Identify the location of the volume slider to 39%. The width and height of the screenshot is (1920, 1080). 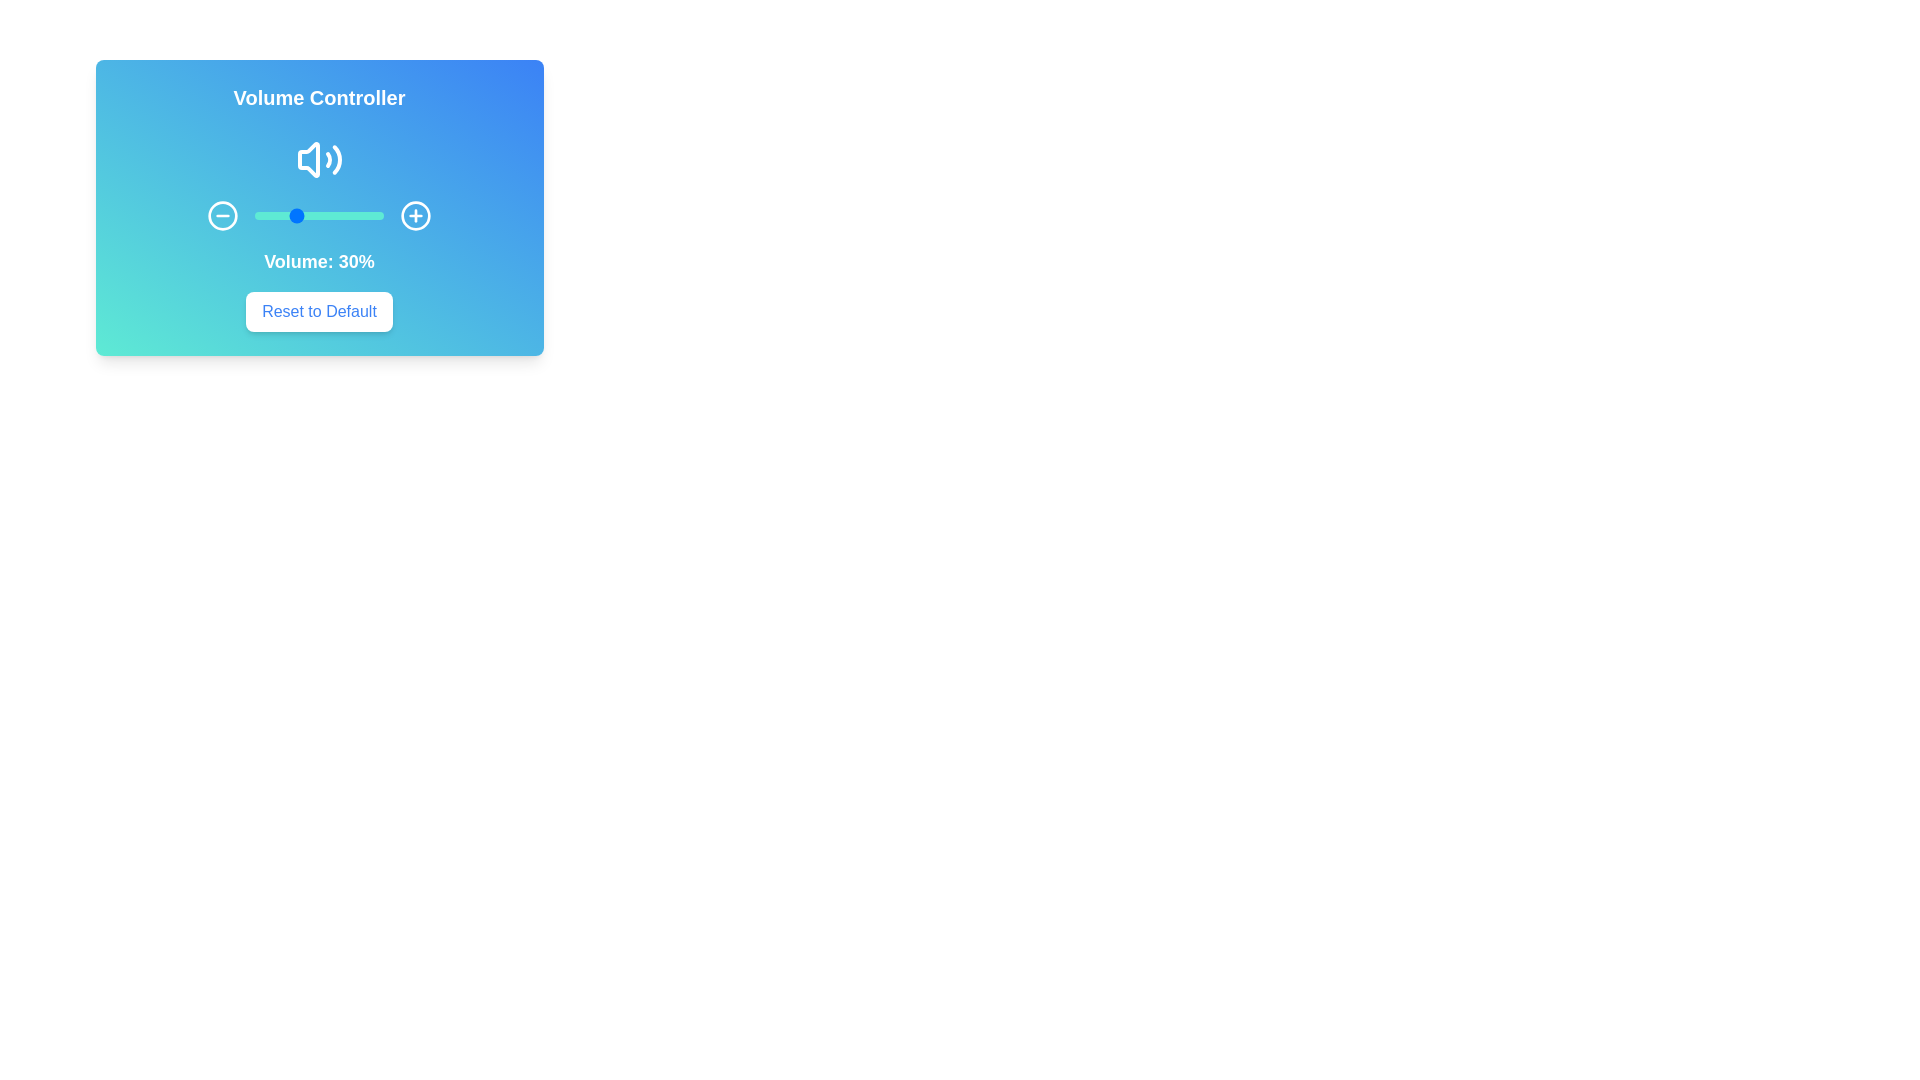
(304, 216).